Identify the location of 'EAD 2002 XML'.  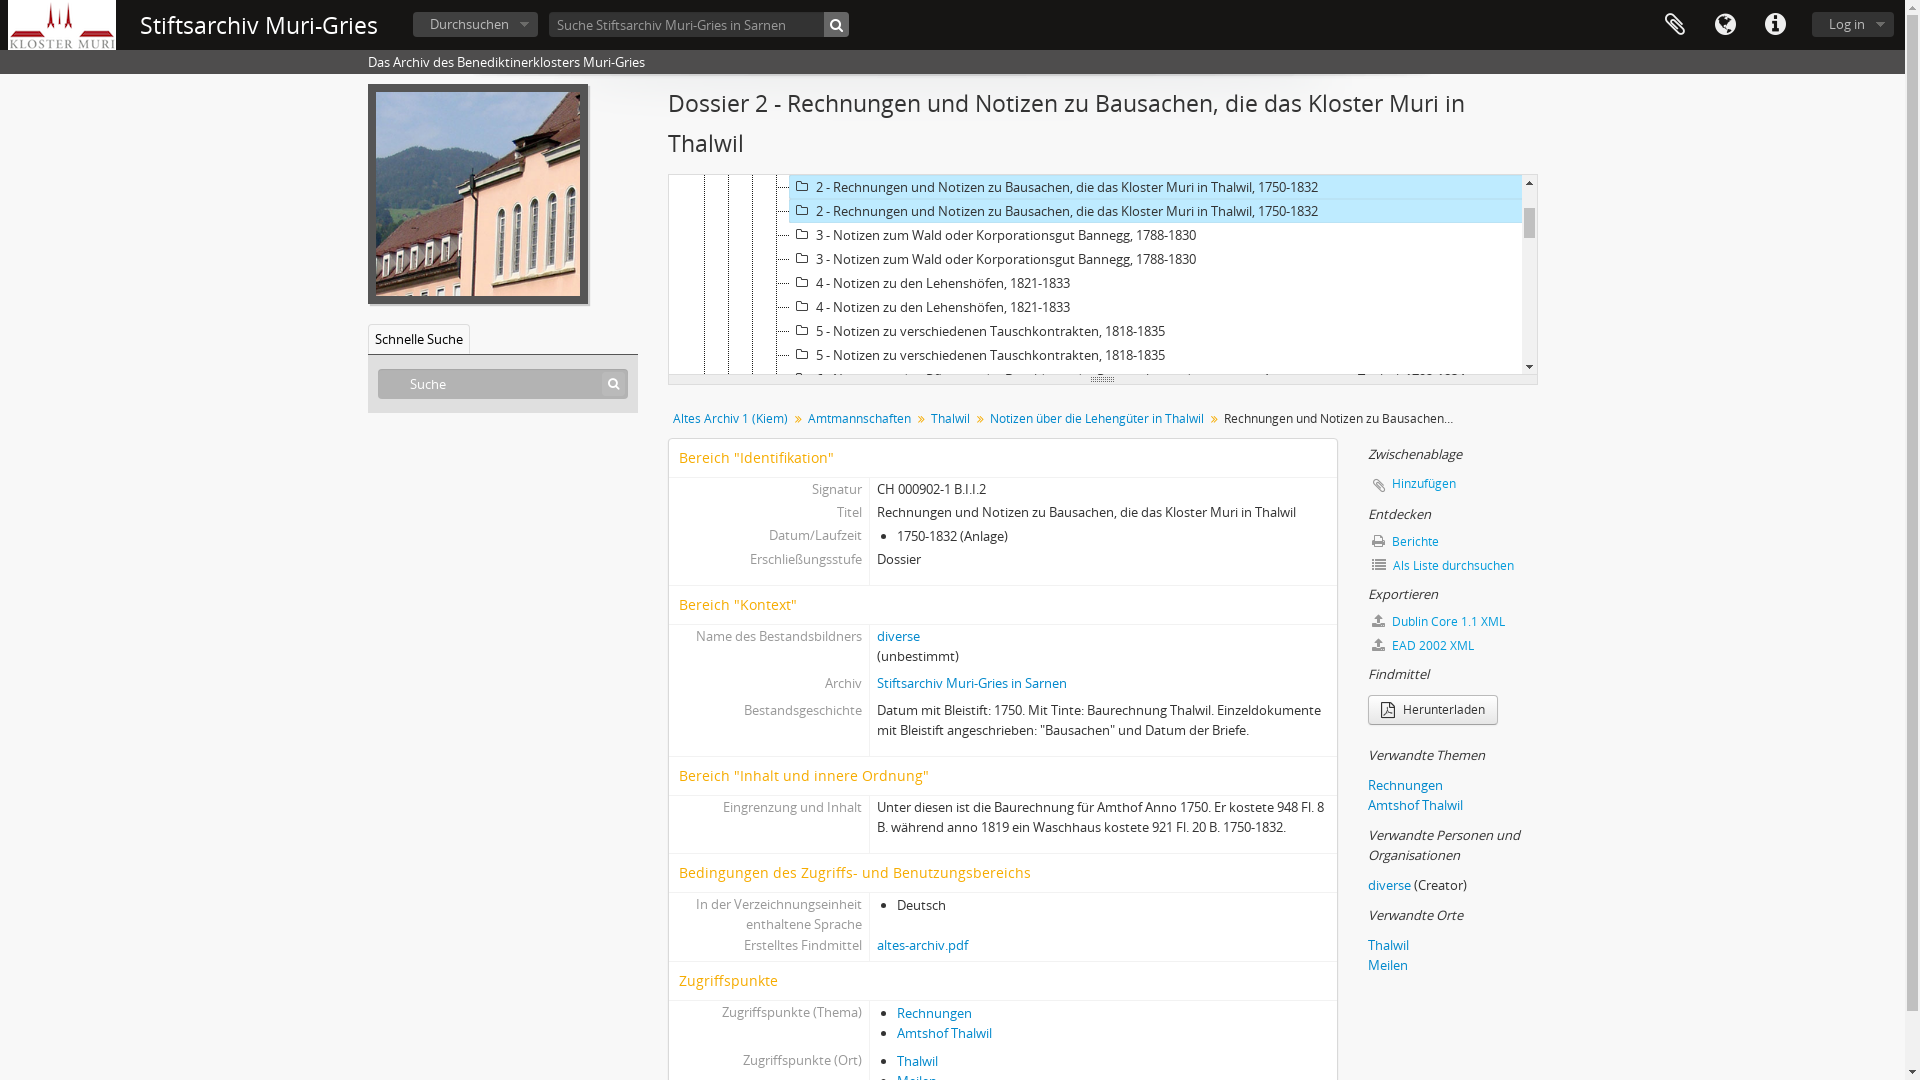
(1367, 645).